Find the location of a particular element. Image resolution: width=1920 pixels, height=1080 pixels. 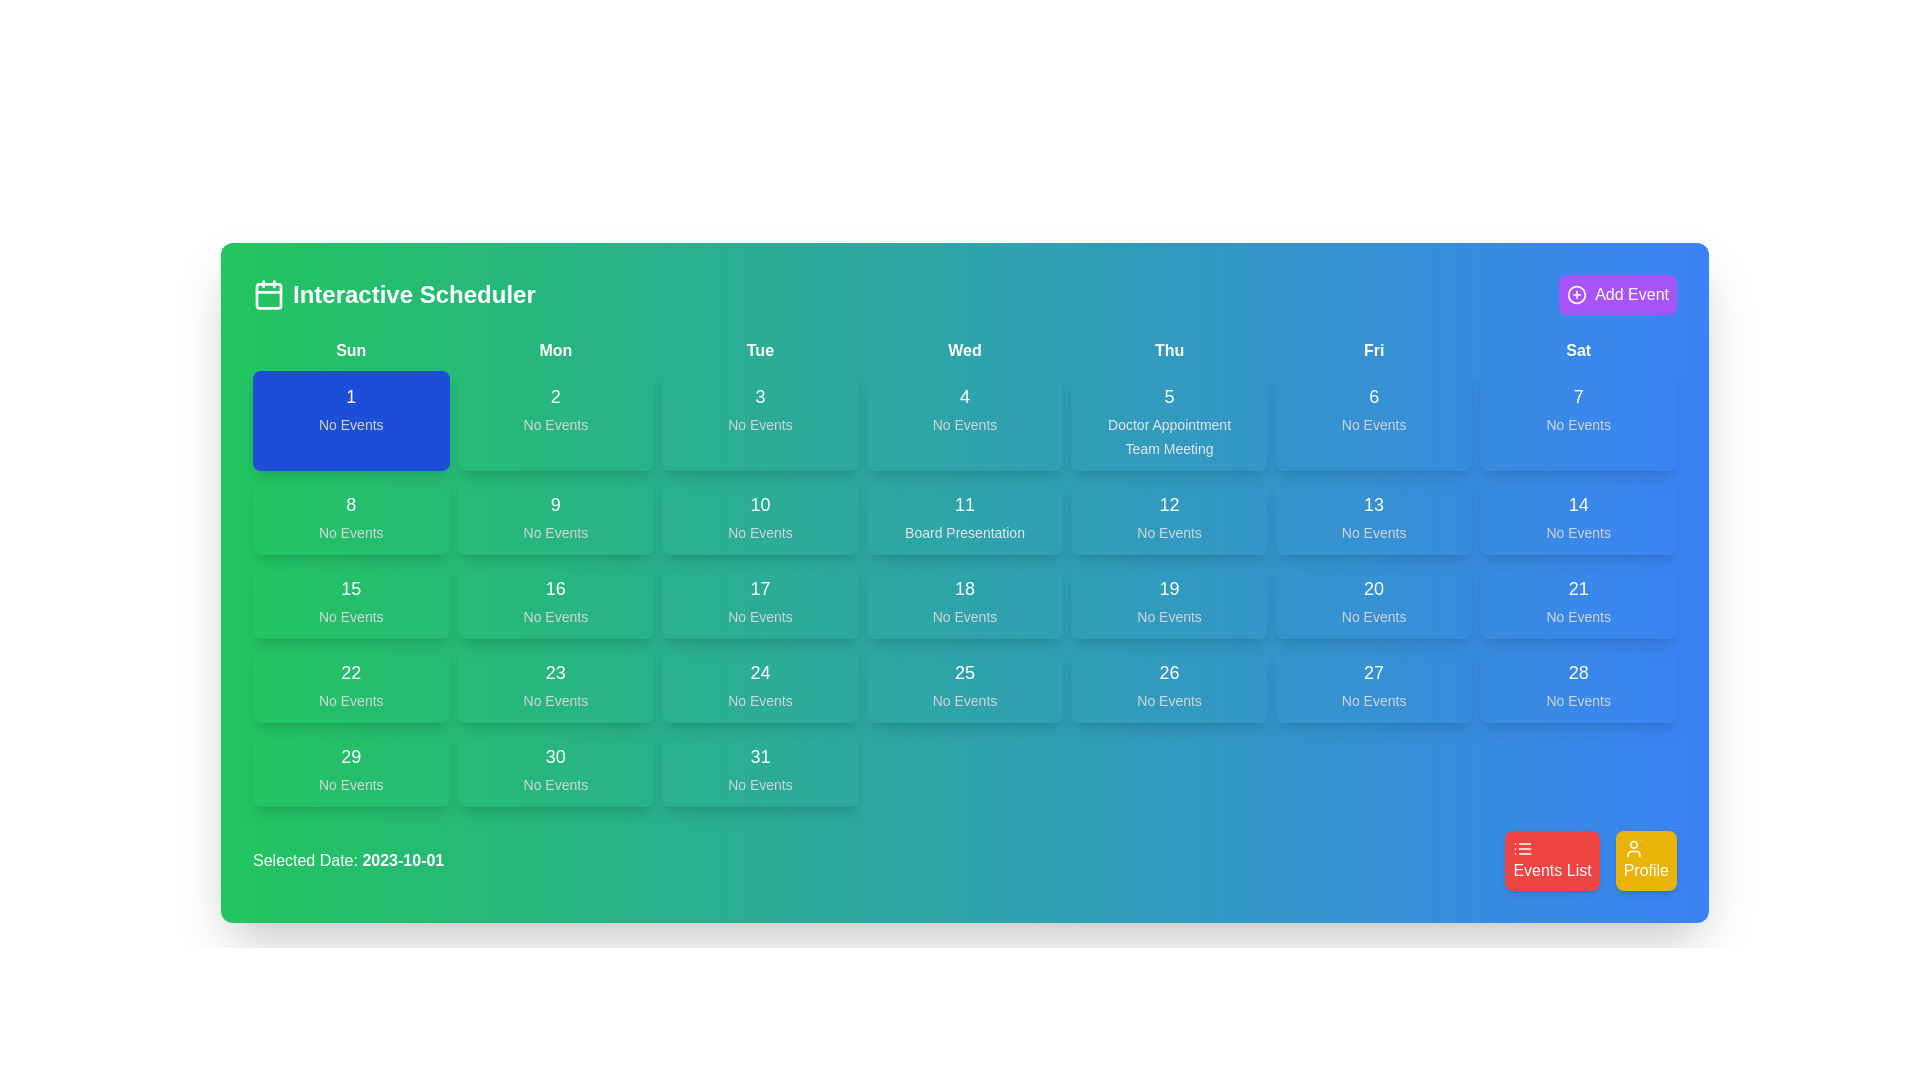

the calendar day cell located in the sixth row and third column of the calendar grid is located at coordinates (759, 684).